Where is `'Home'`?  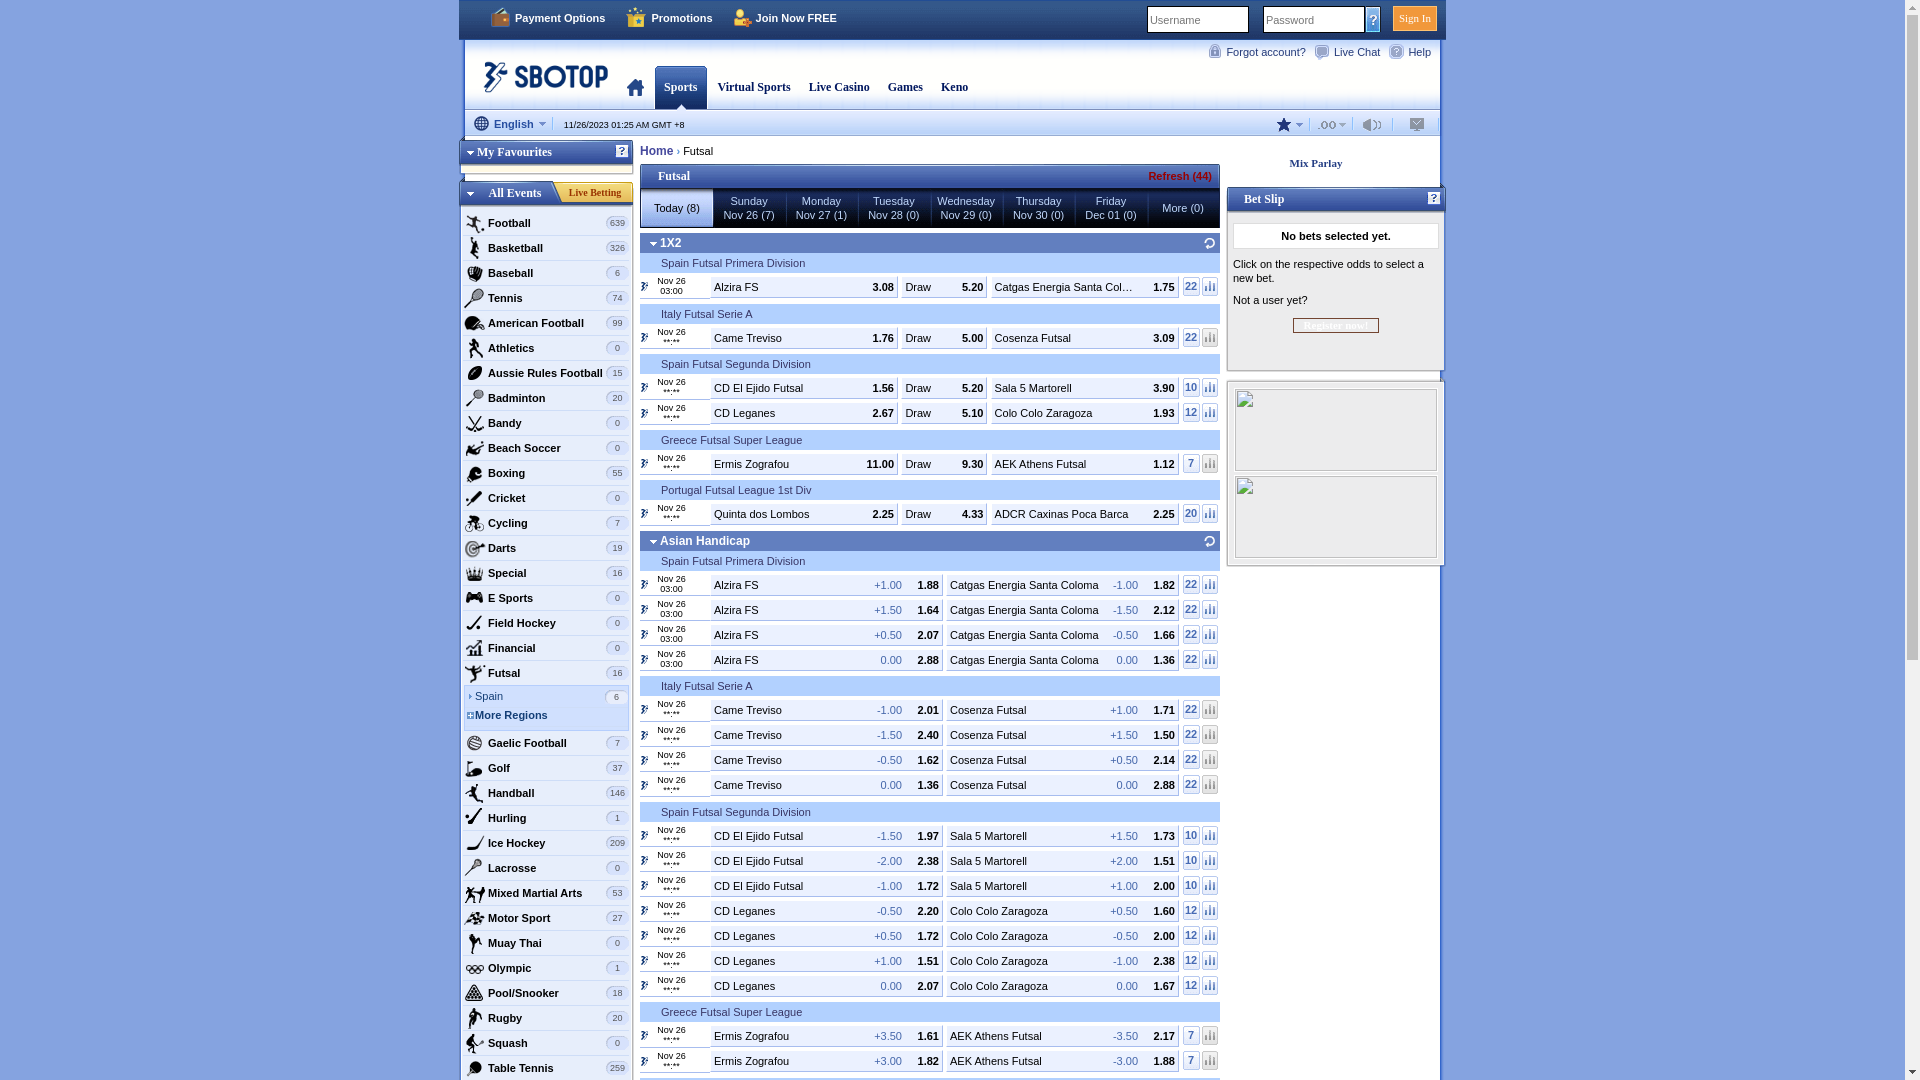 'Home' is located at coordinates (656, 149).